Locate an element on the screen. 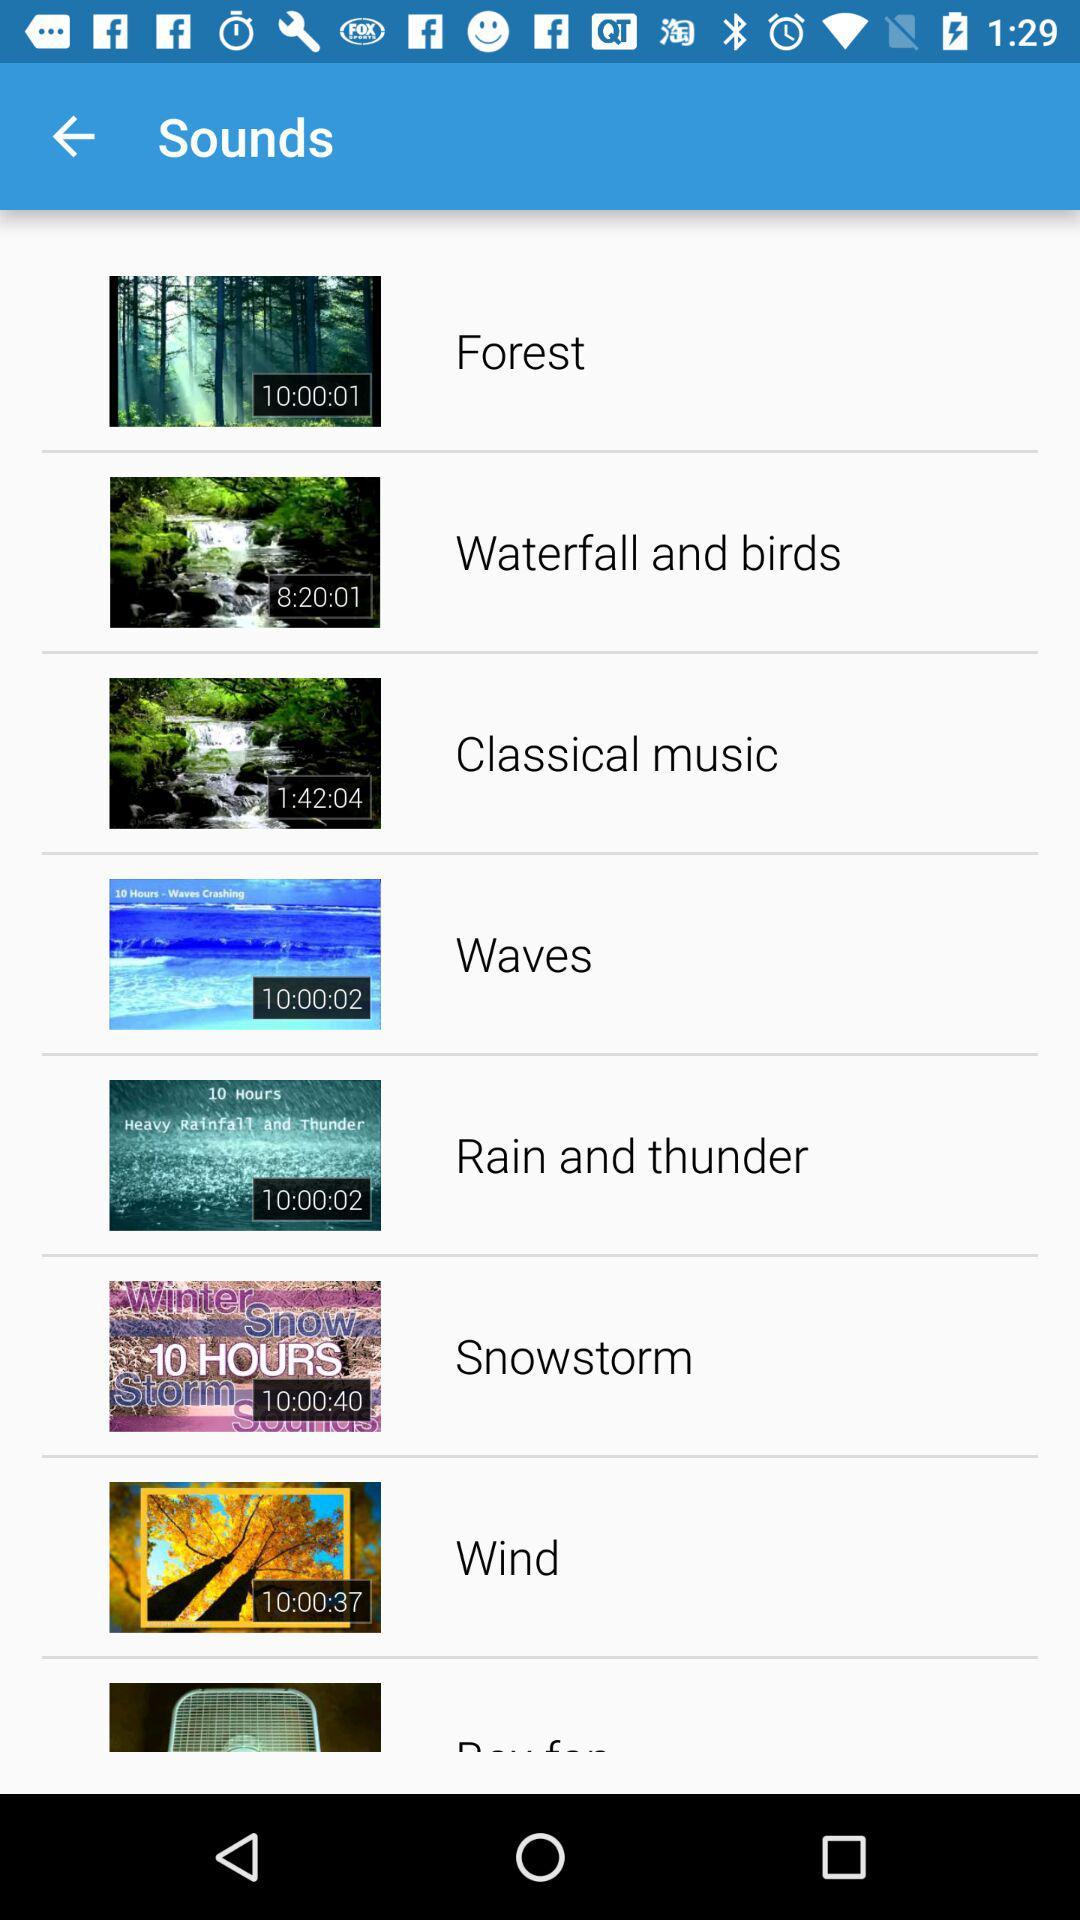  the icon above the box fan is located at coordinates (739, 1555).